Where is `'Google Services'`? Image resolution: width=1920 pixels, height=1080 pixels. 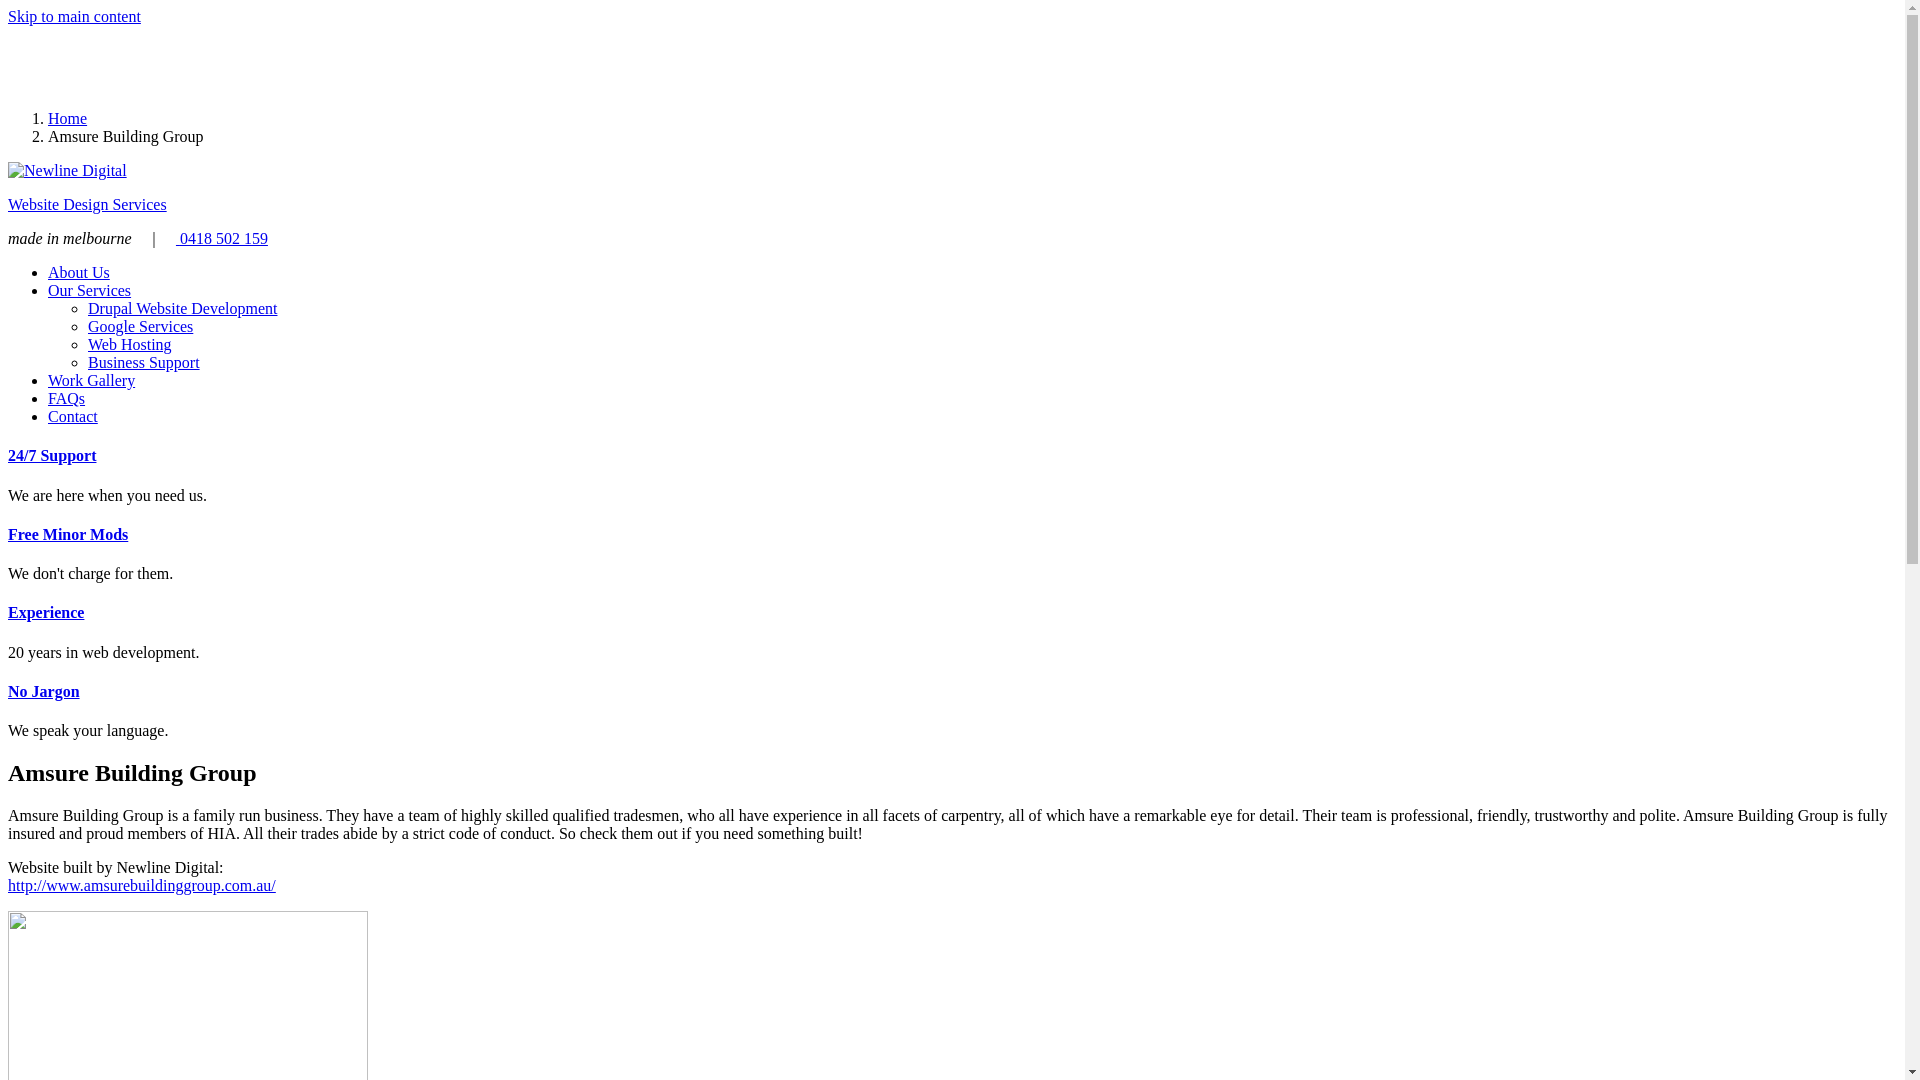 'Google Services' is located at coordinates (139, 325).